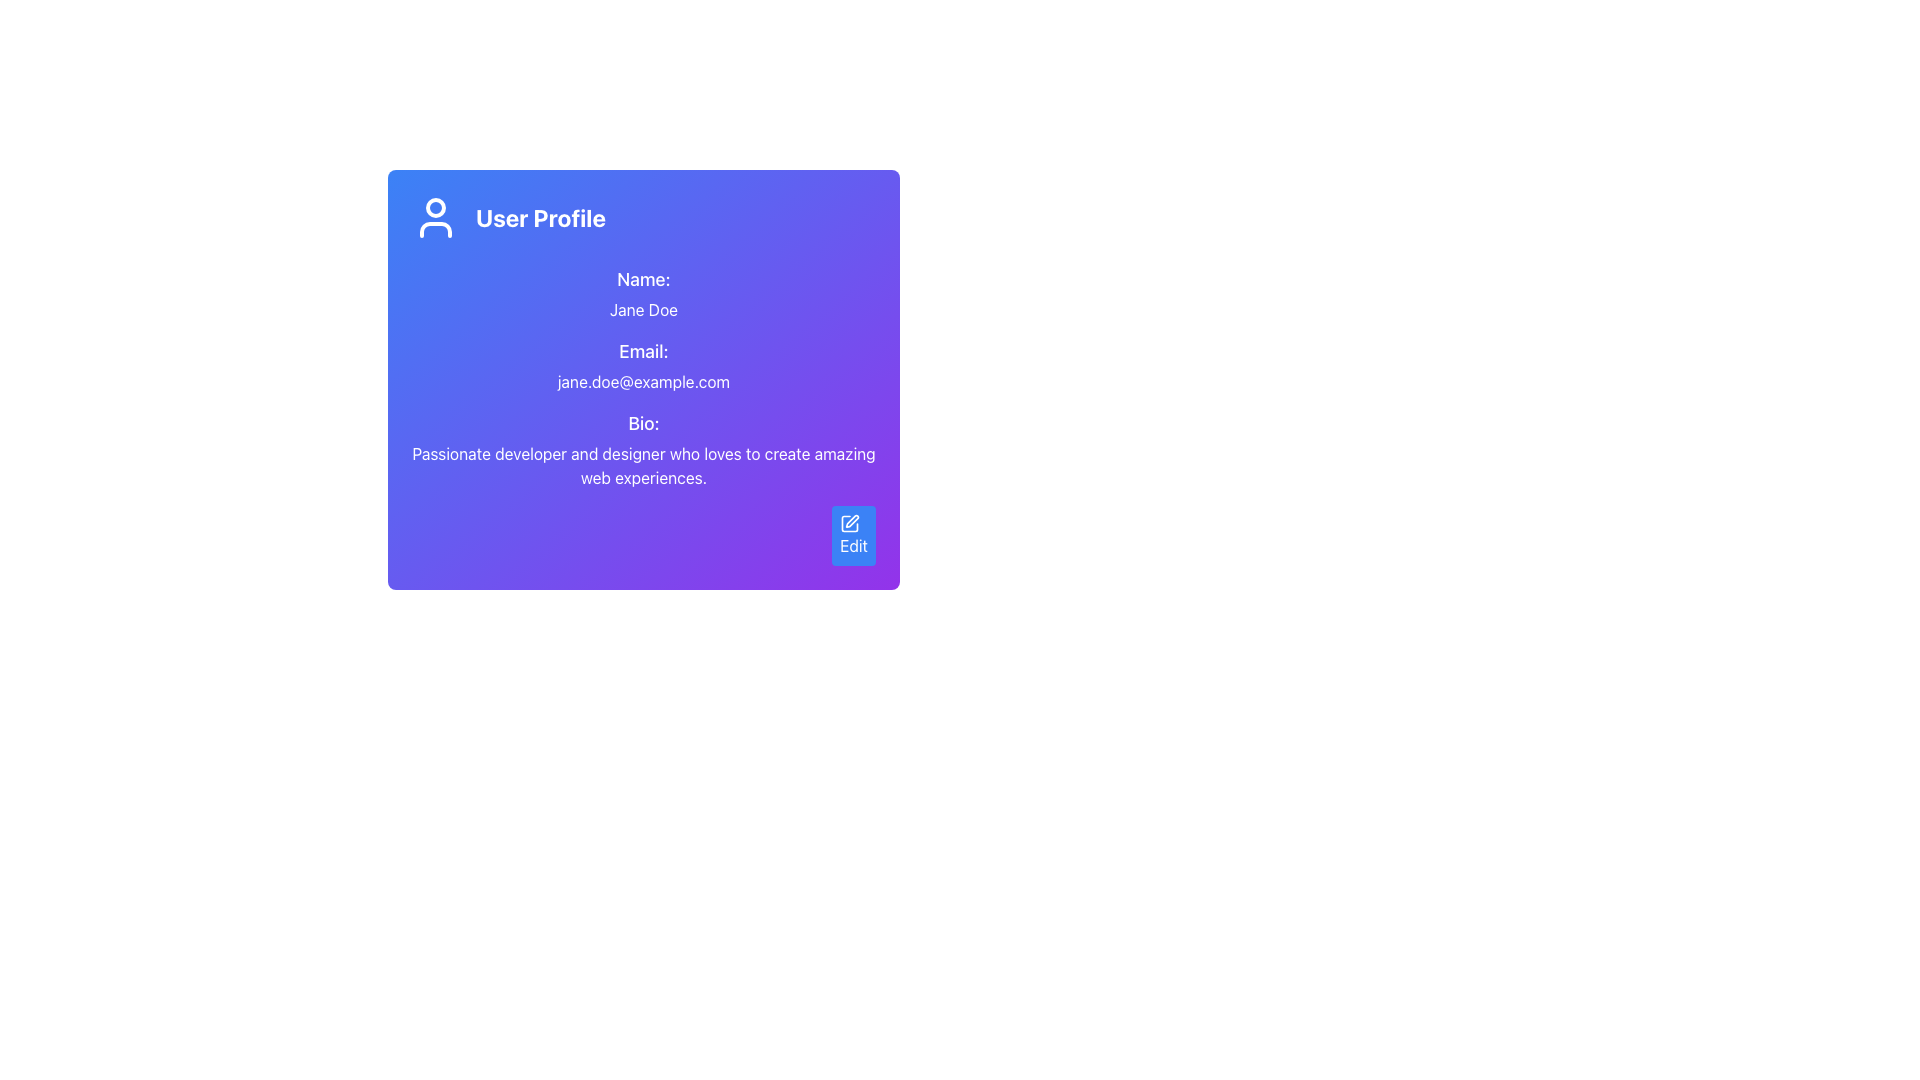 This screenshot has width=1920, height=1080. Describe the element at coordinates (643, 450) in the screenshot. I see `the text block displaying the biographical description associated with the user profile interface, located below the 'Email' entry and above the 'Edit' button` at that location.